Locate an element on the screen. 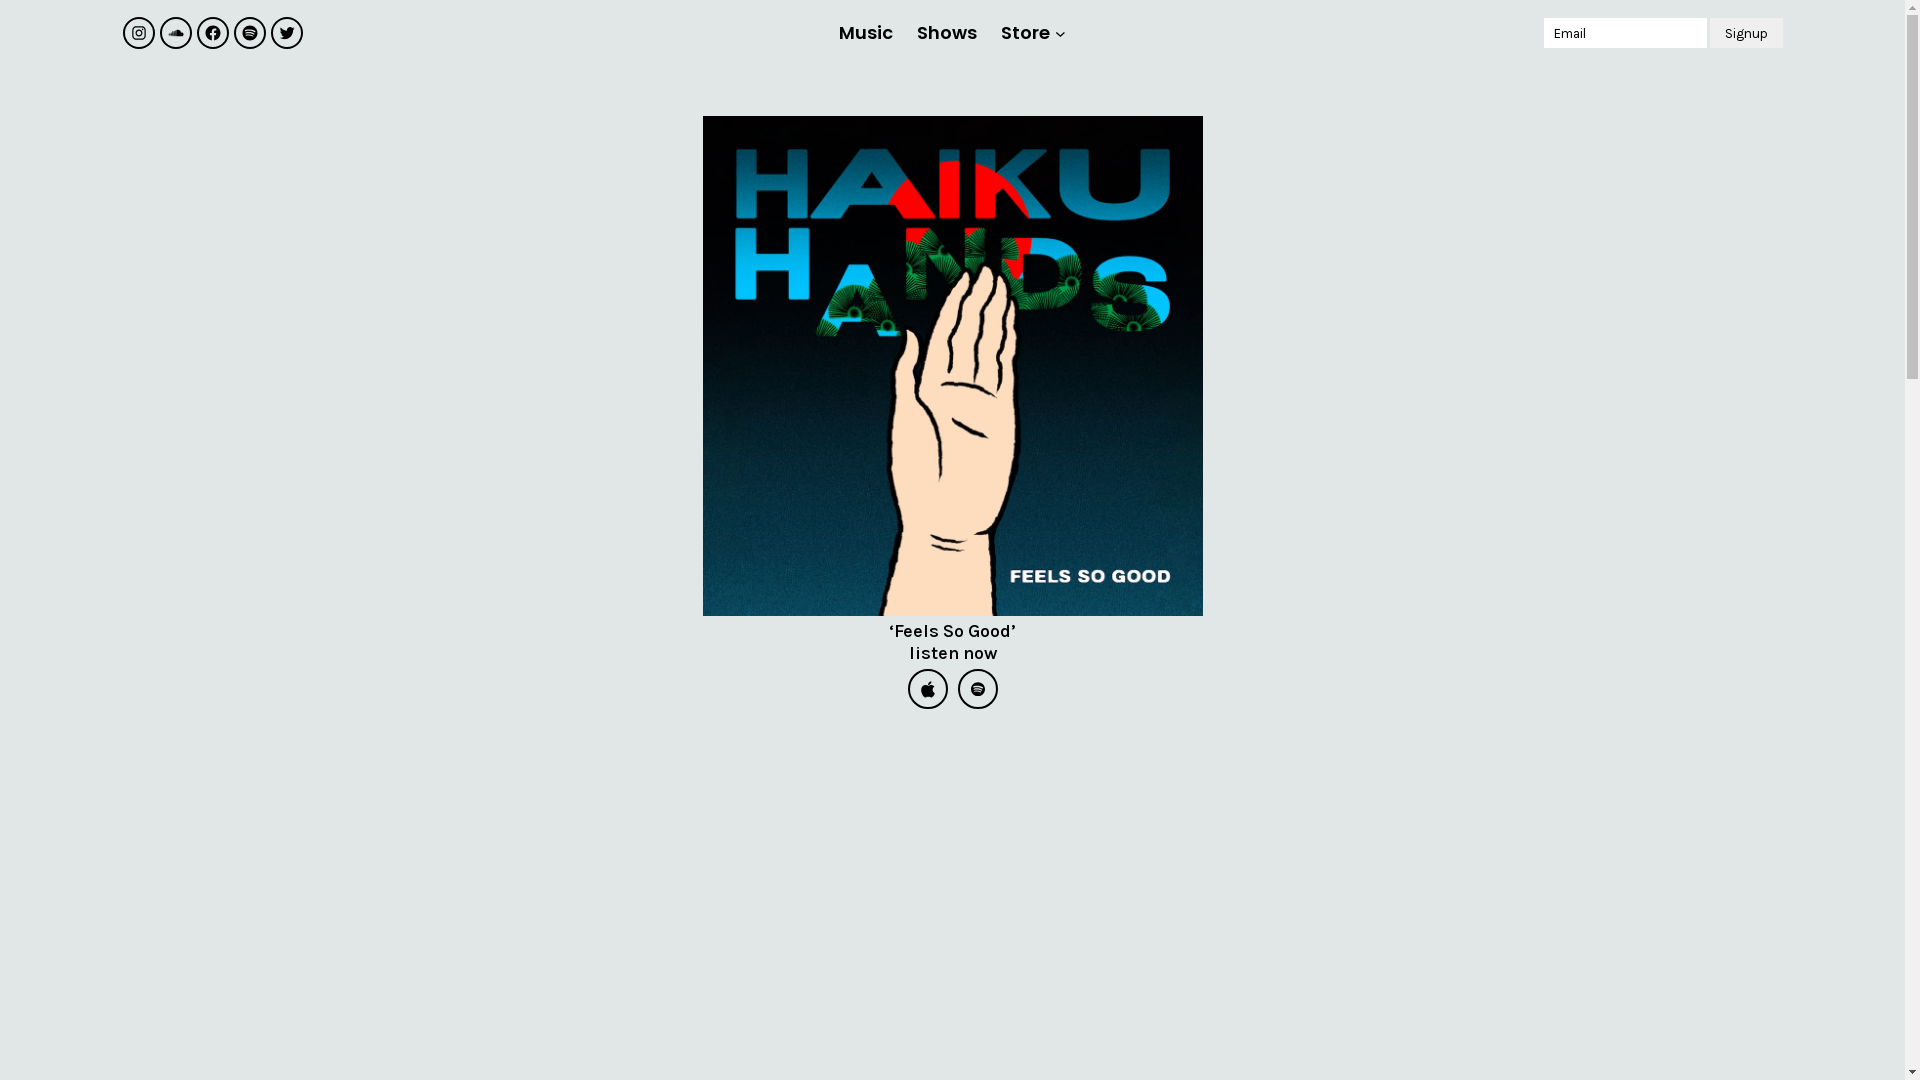  'Shows' is located at coordinates (915, 33).